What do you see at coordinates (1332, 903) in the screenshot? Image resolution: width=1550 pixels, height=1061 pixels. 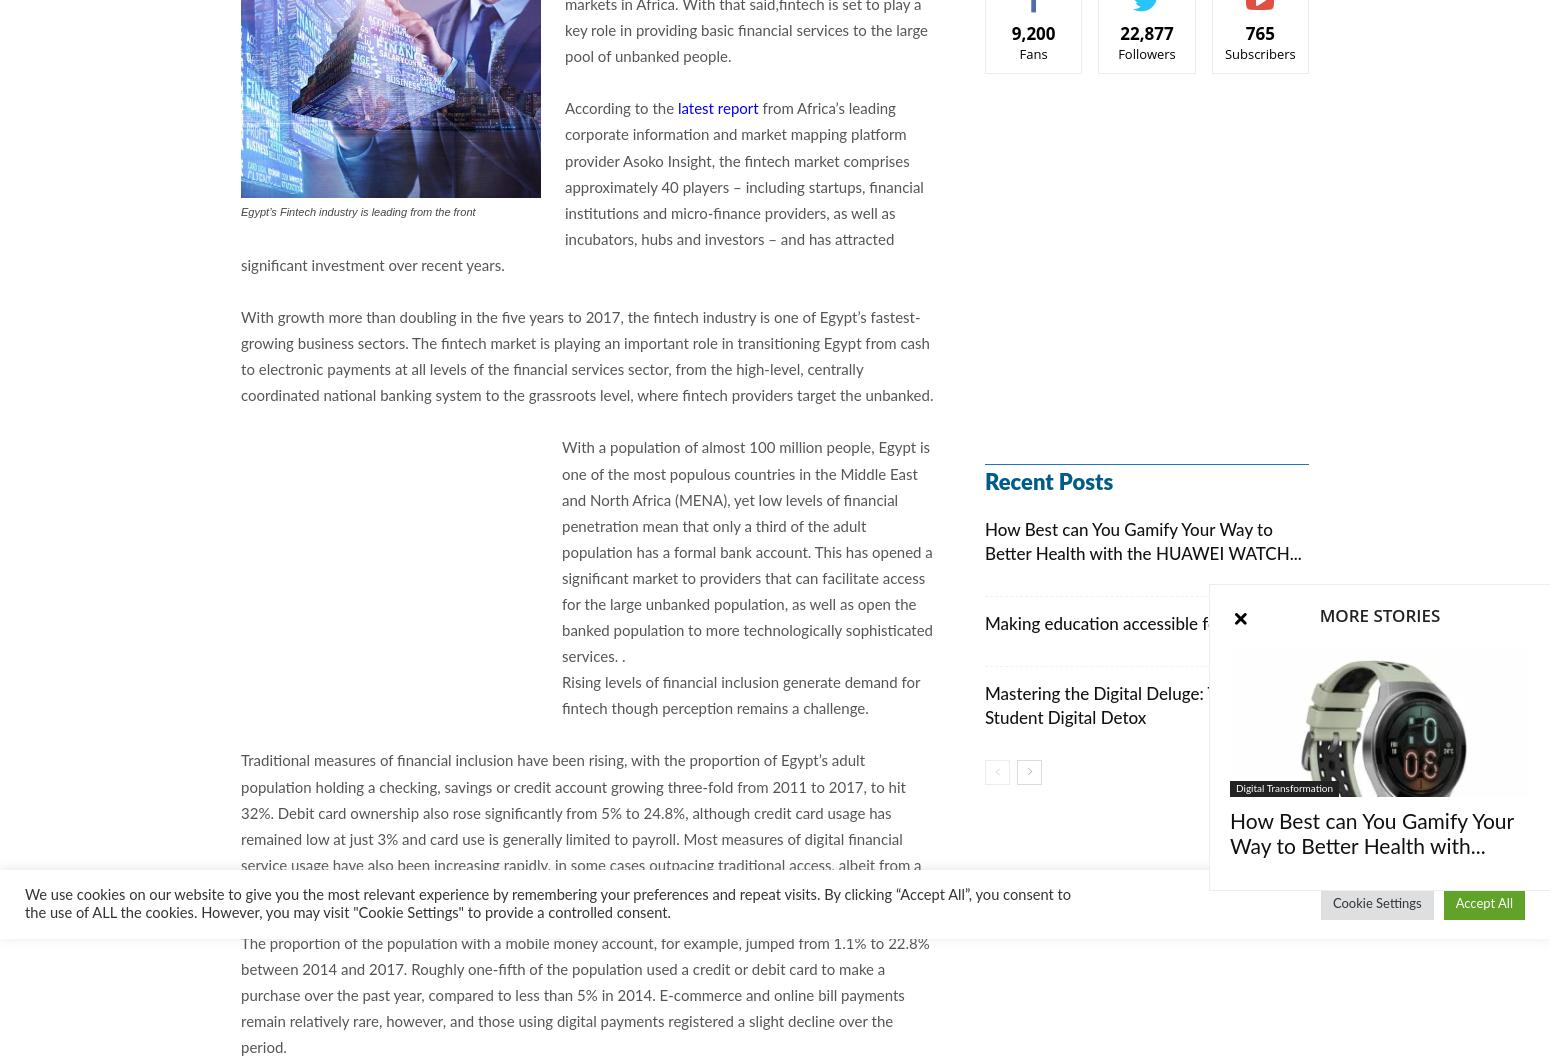 I see `'Cookie Settings'` at bounding box center [1332, 903].